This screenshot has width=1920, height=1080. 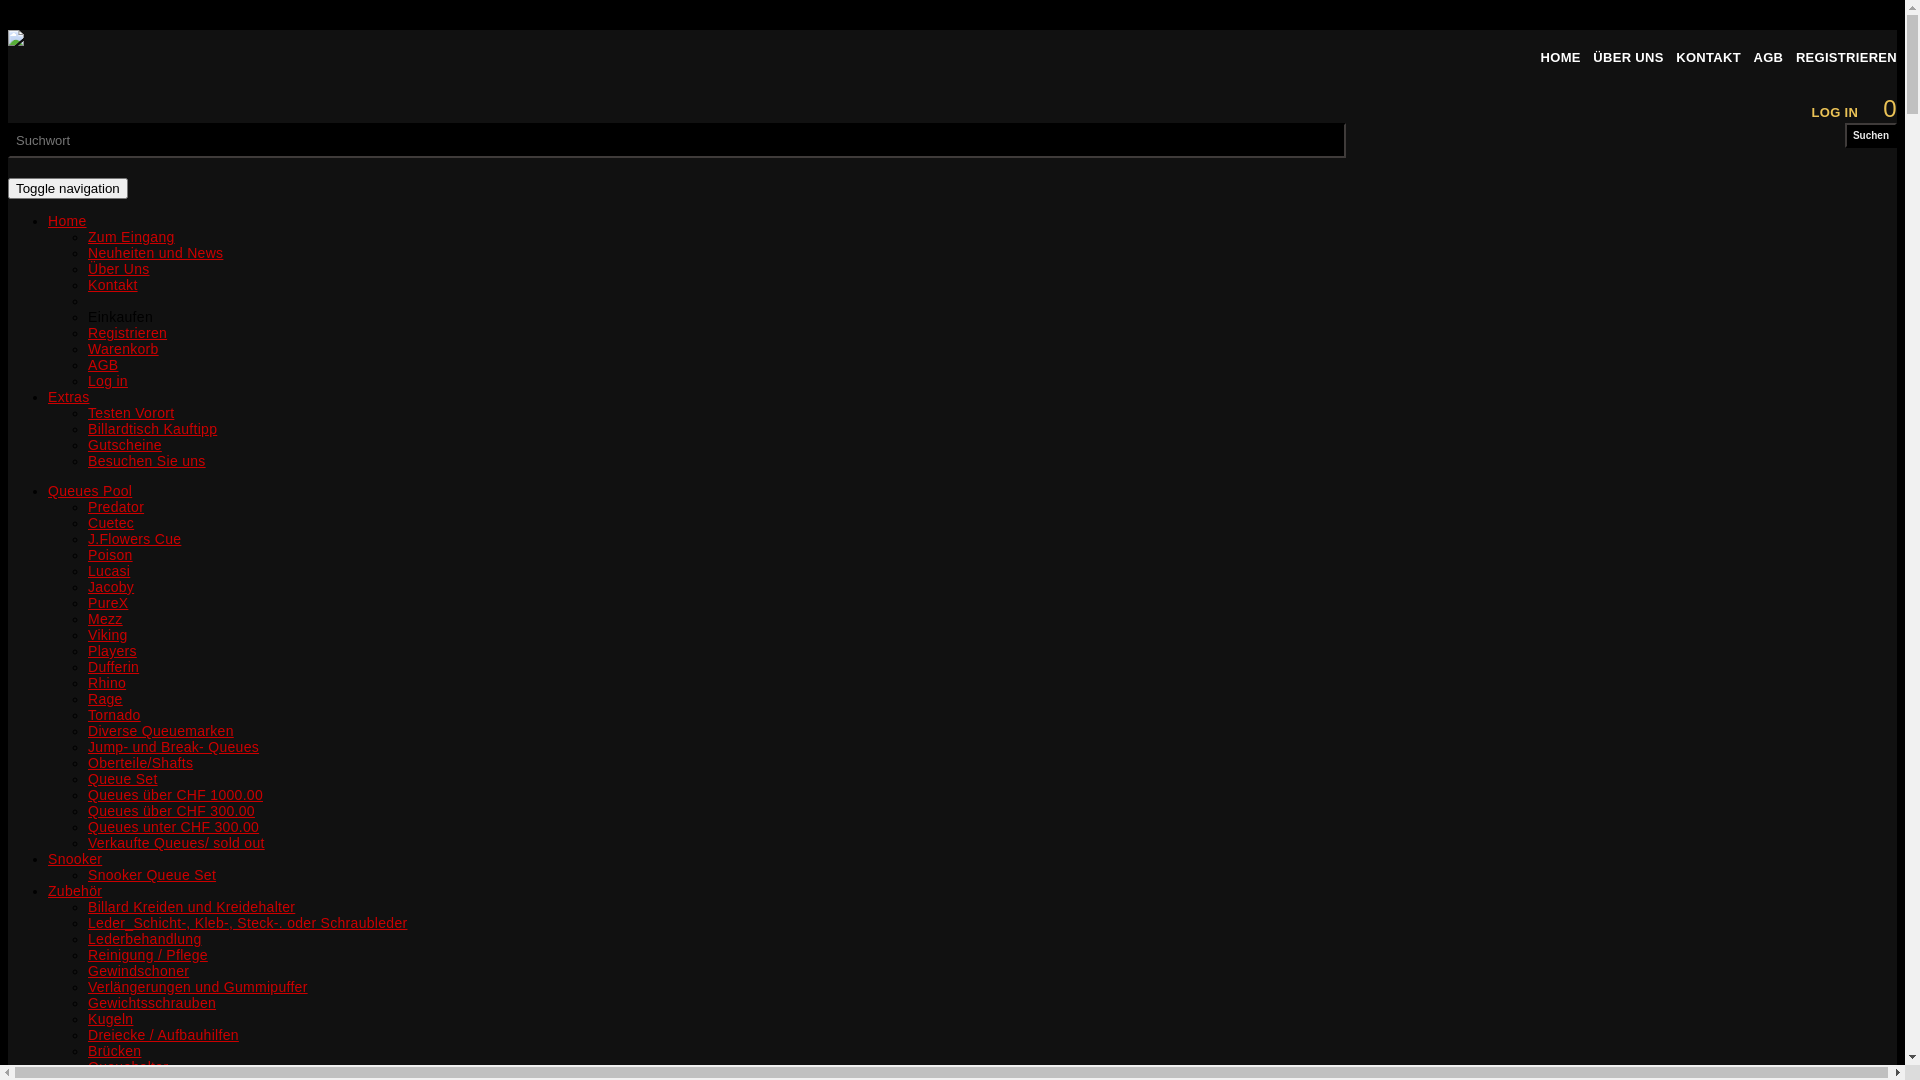 I want to click on 'HOME', so click(x=1559, y=56).